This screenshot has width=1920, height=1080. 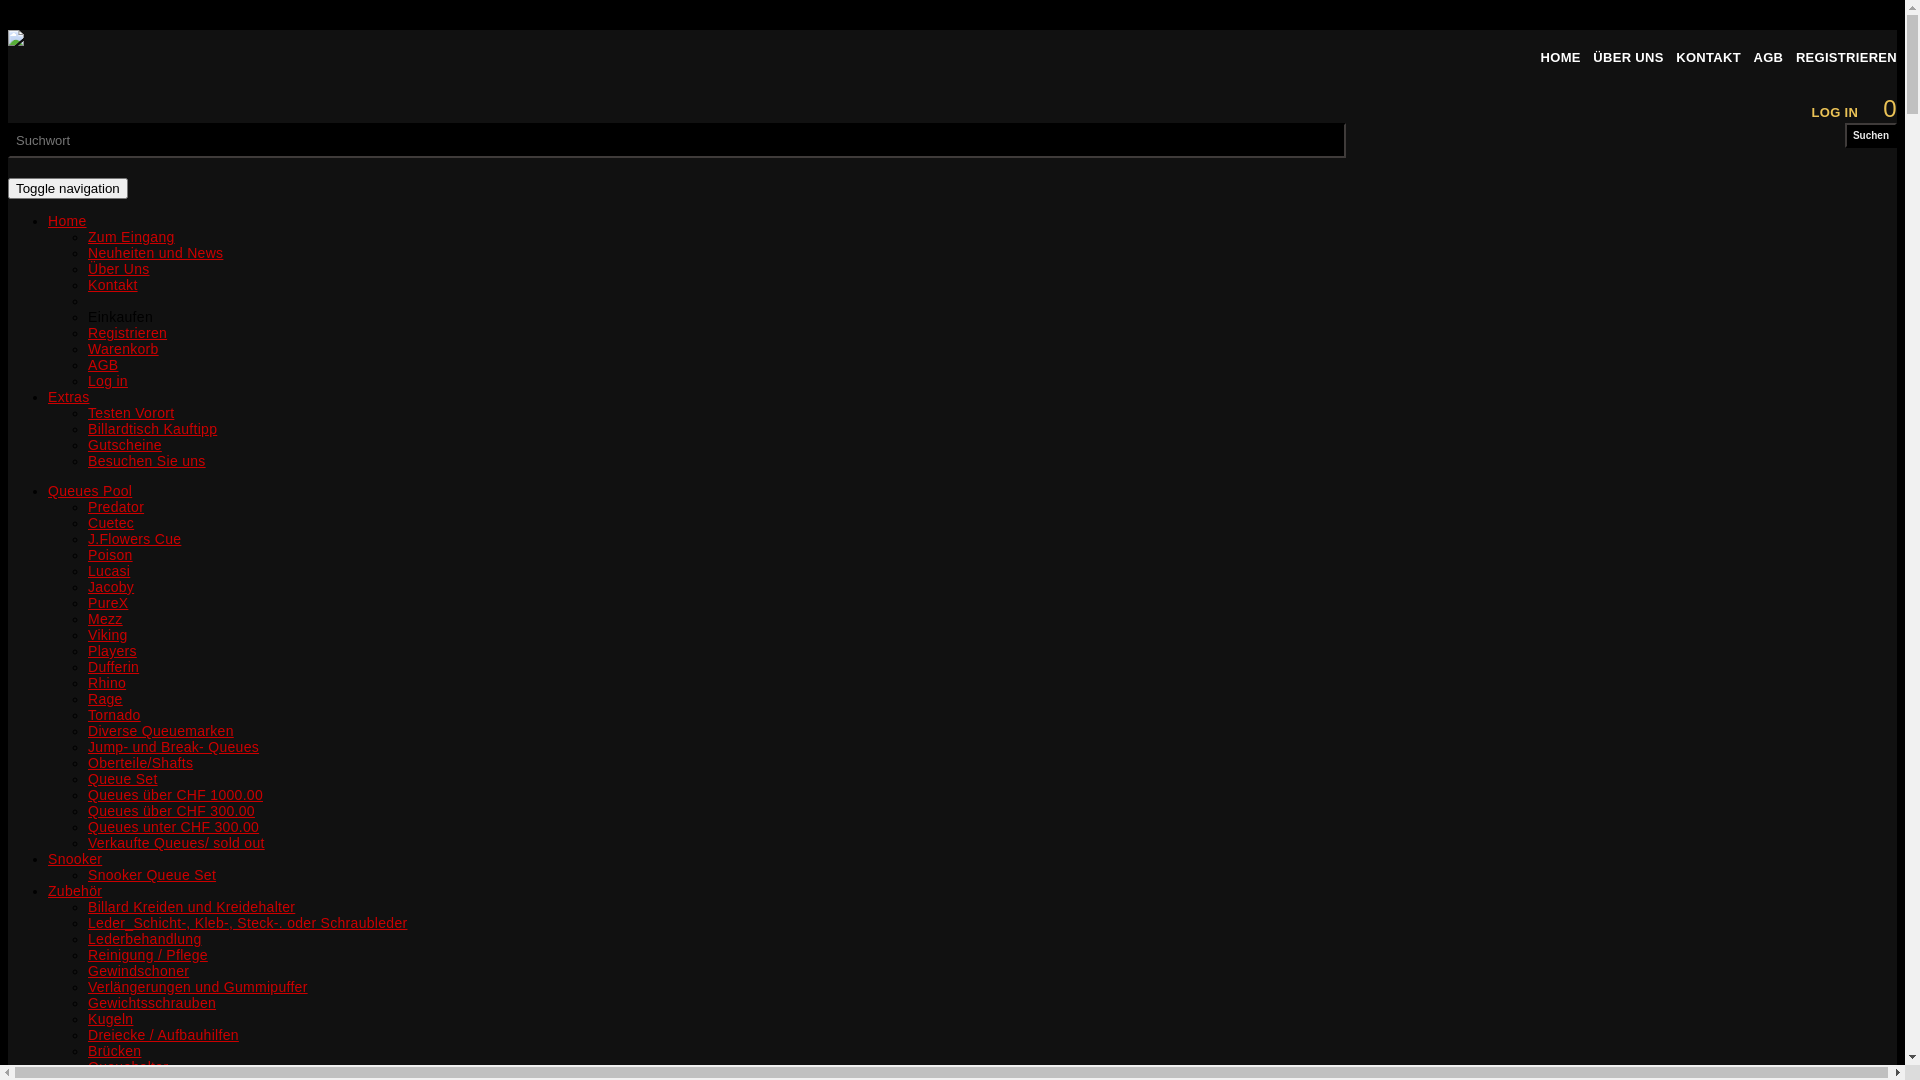 I want to click on 'HOME', so click(x=1559, y=56).